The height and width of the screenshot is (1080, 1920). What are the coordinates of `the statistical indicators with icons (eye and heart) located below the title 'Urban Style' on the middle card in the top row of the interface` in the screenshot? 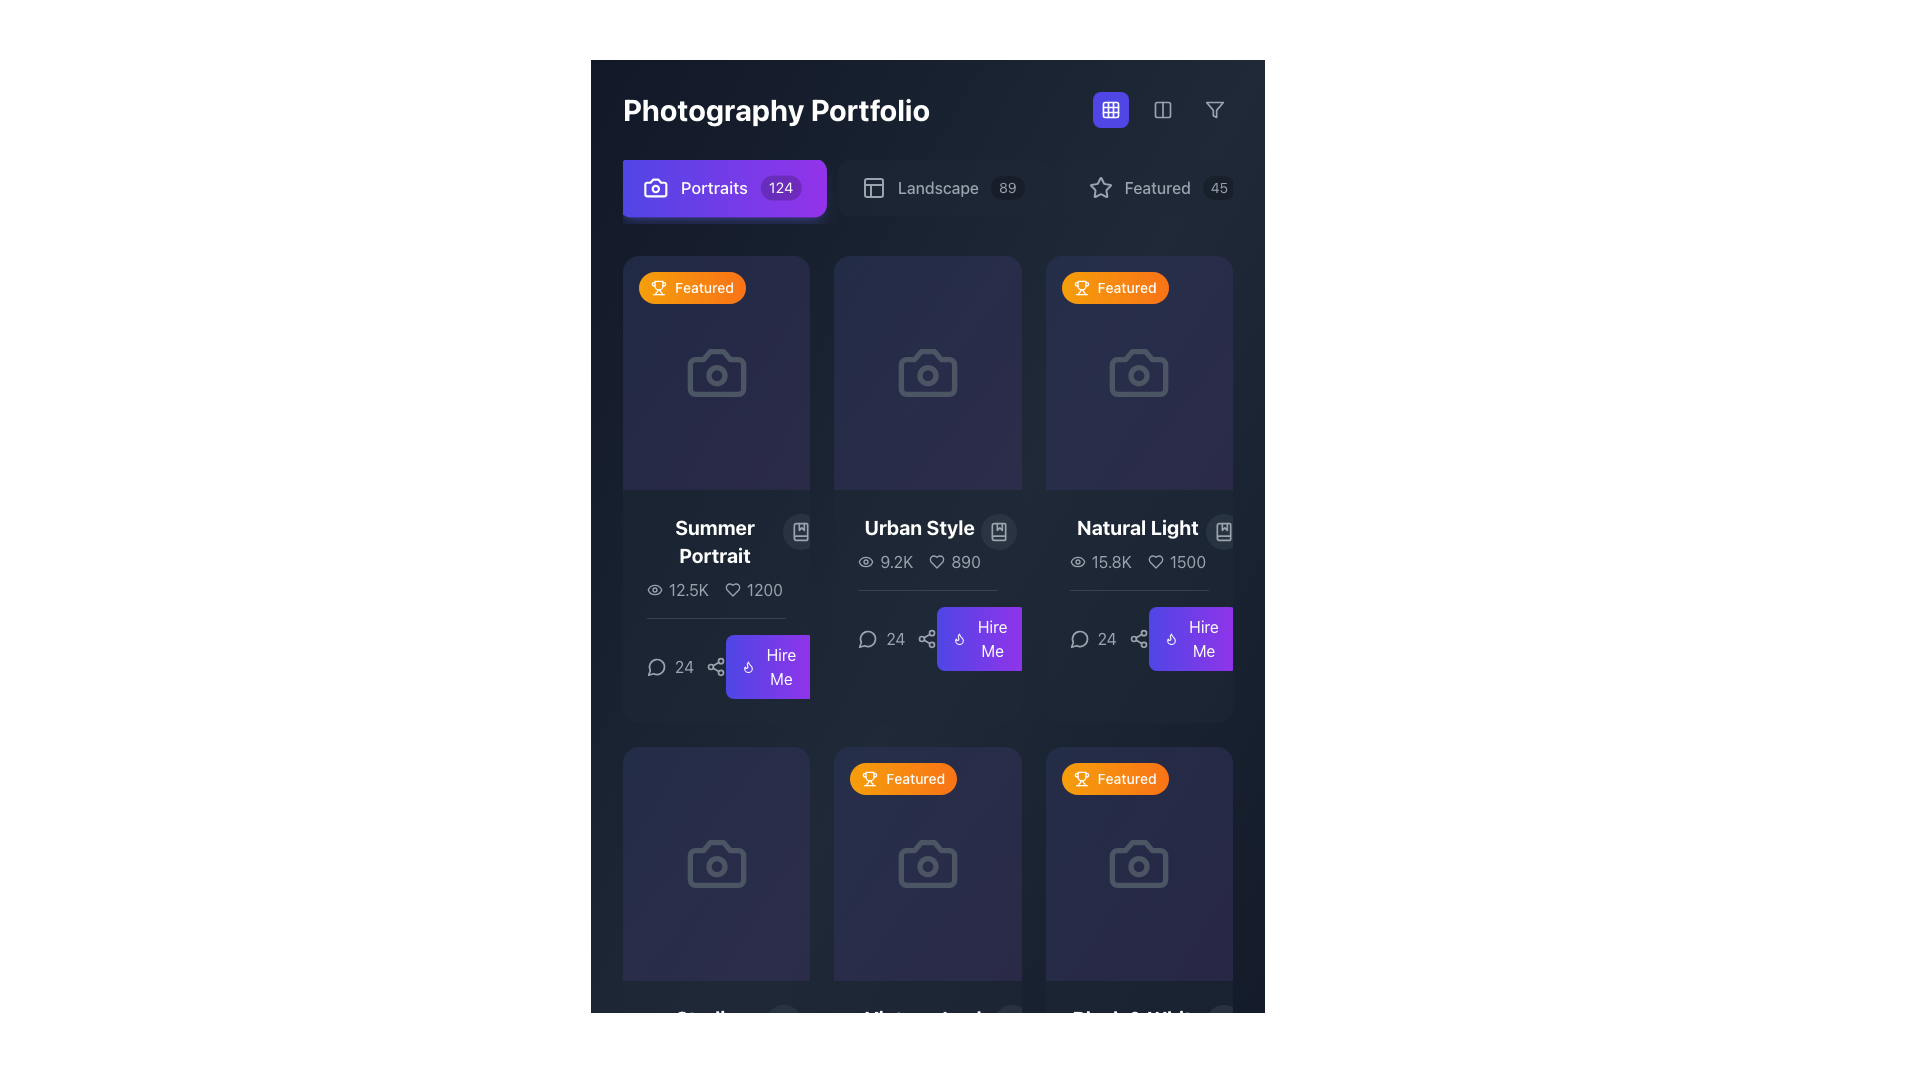 It's located at (918, 562).